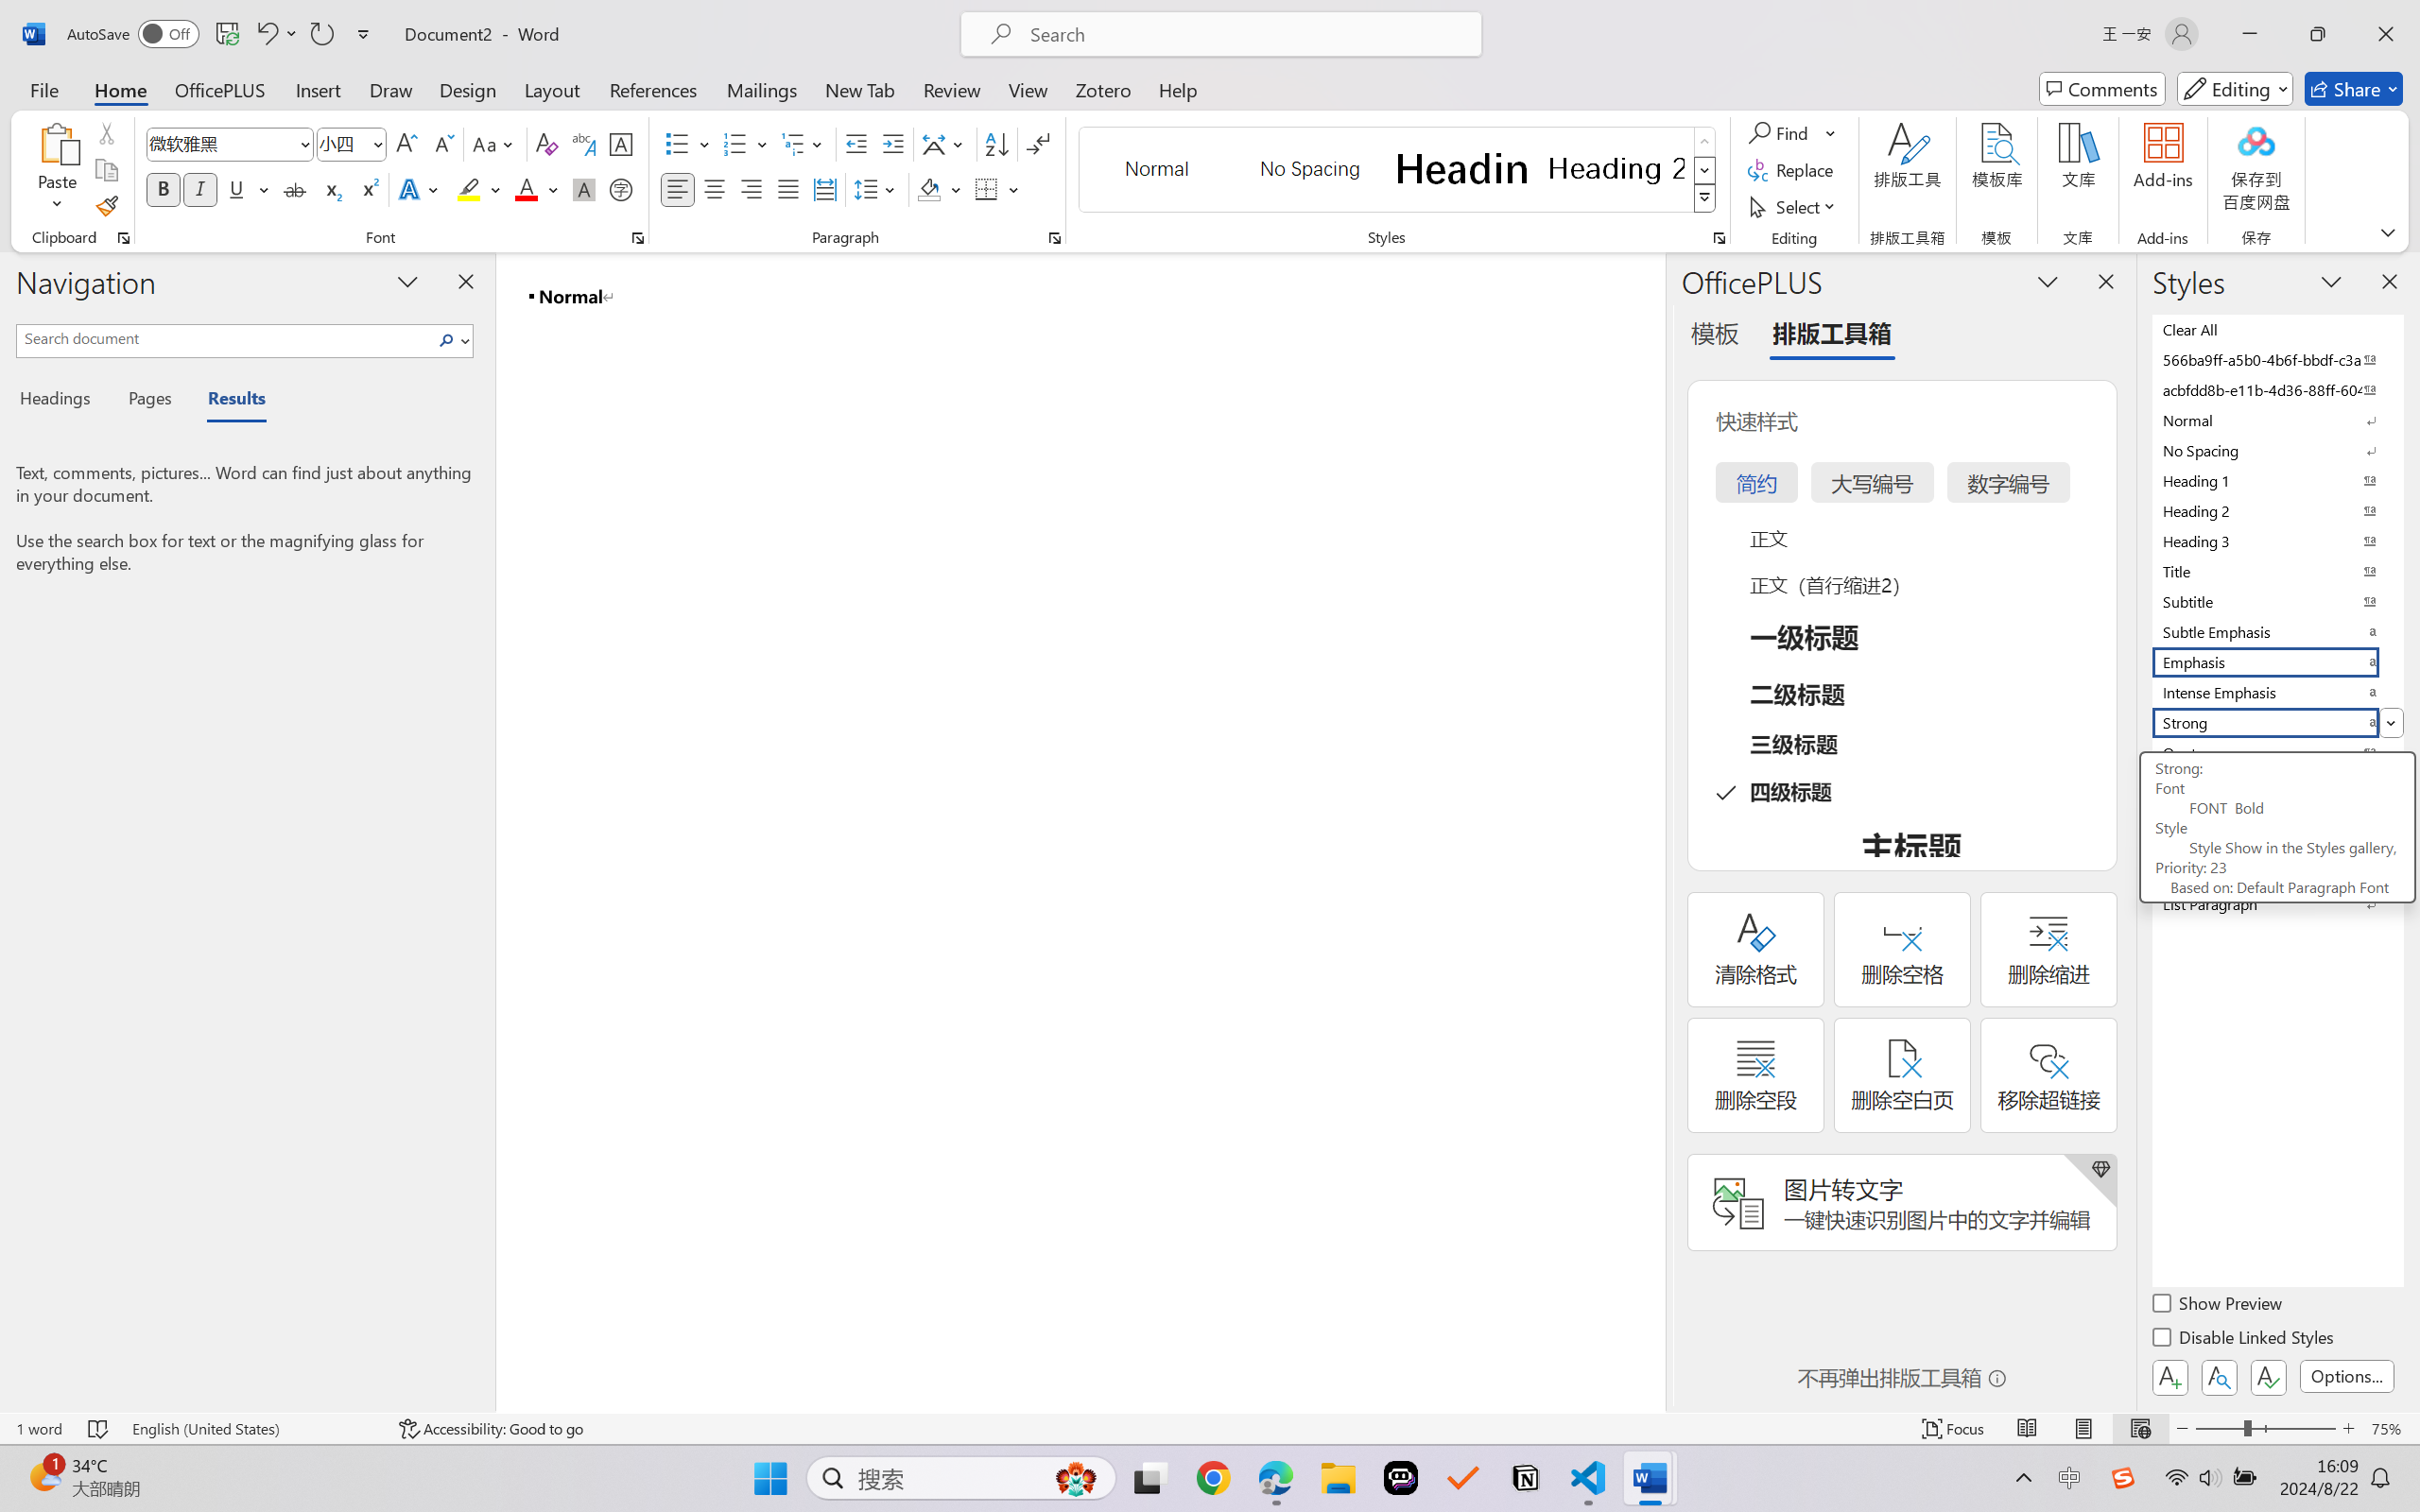  Describe the element at coordinates (61, 401) in the screenshot. I see `'Headings'` at that location.